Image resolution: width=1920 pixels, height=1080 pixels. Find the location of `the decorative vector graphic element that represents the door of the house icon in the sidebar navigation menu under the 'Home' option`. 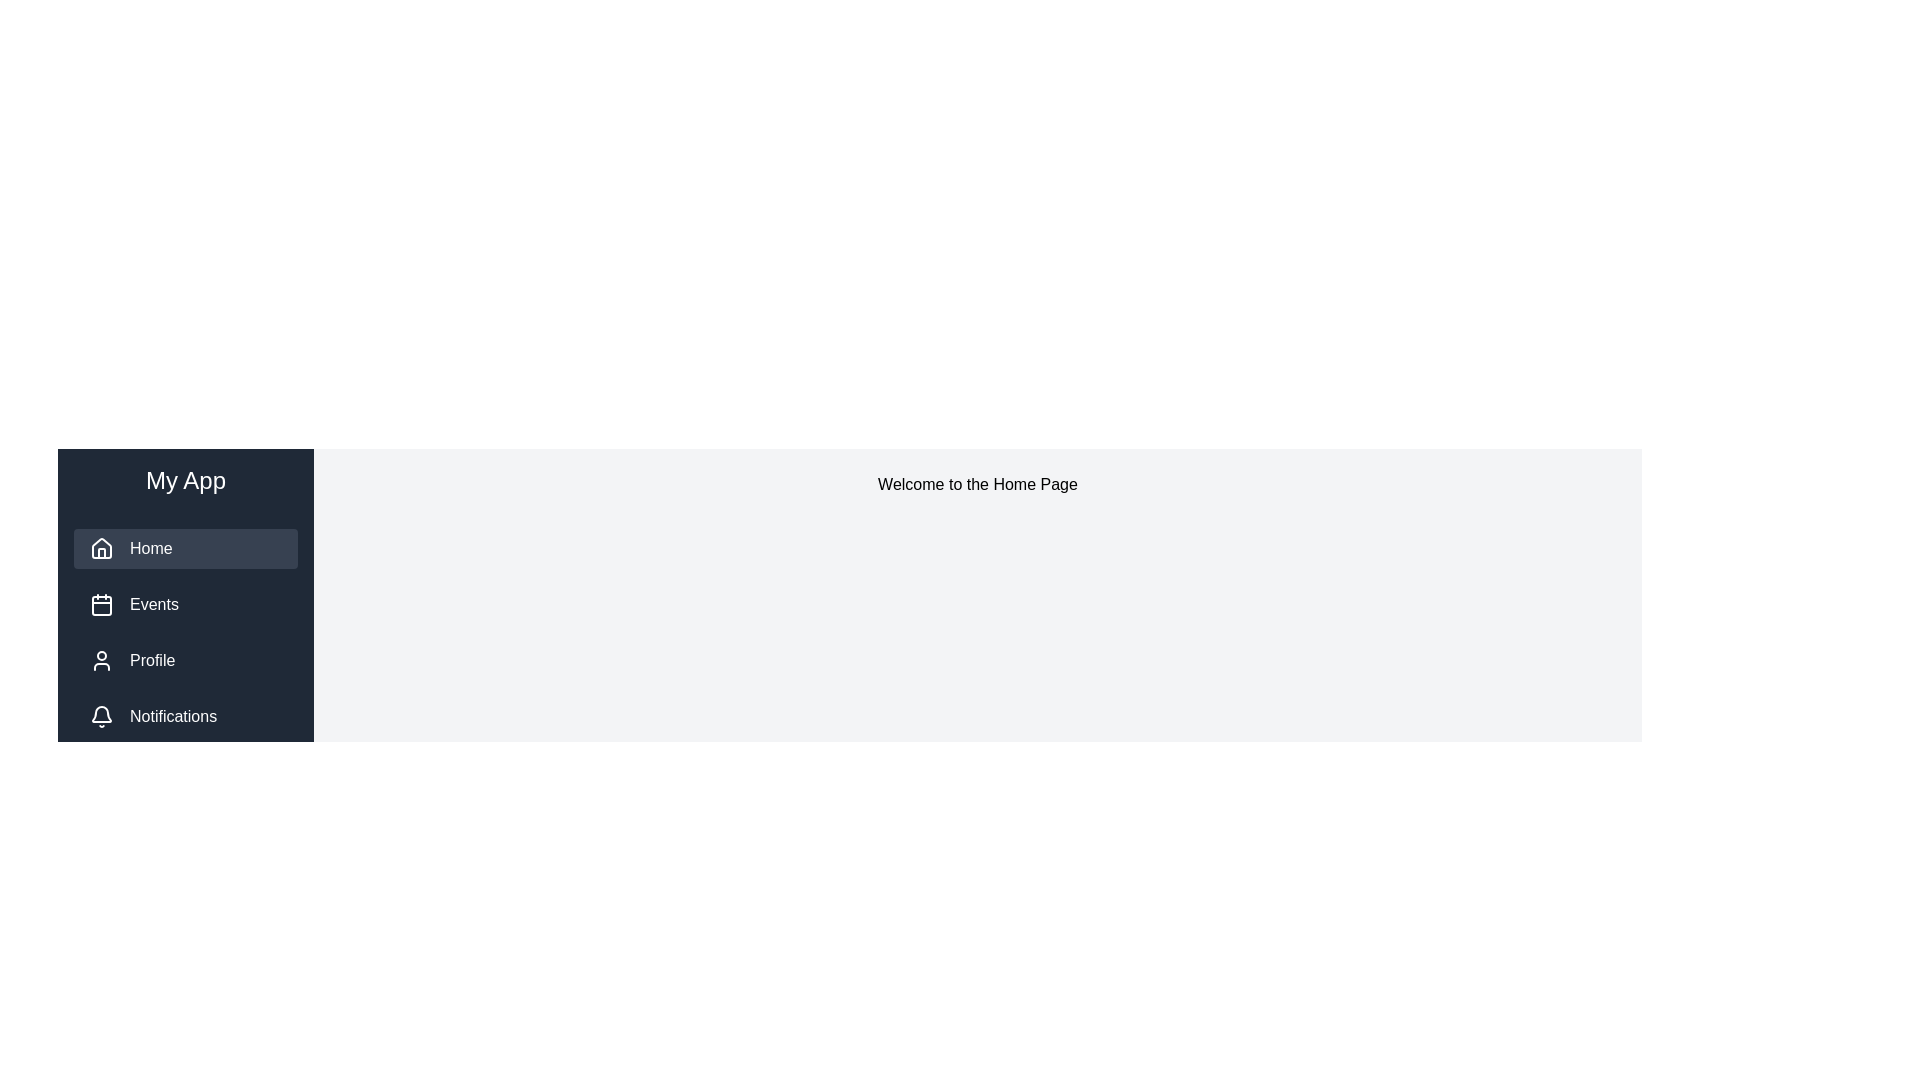

the decorative vector graphic element that represents the door of the house icon in the sidebar navigation menu under the 'Home' option is located at coordinates (100, 553).